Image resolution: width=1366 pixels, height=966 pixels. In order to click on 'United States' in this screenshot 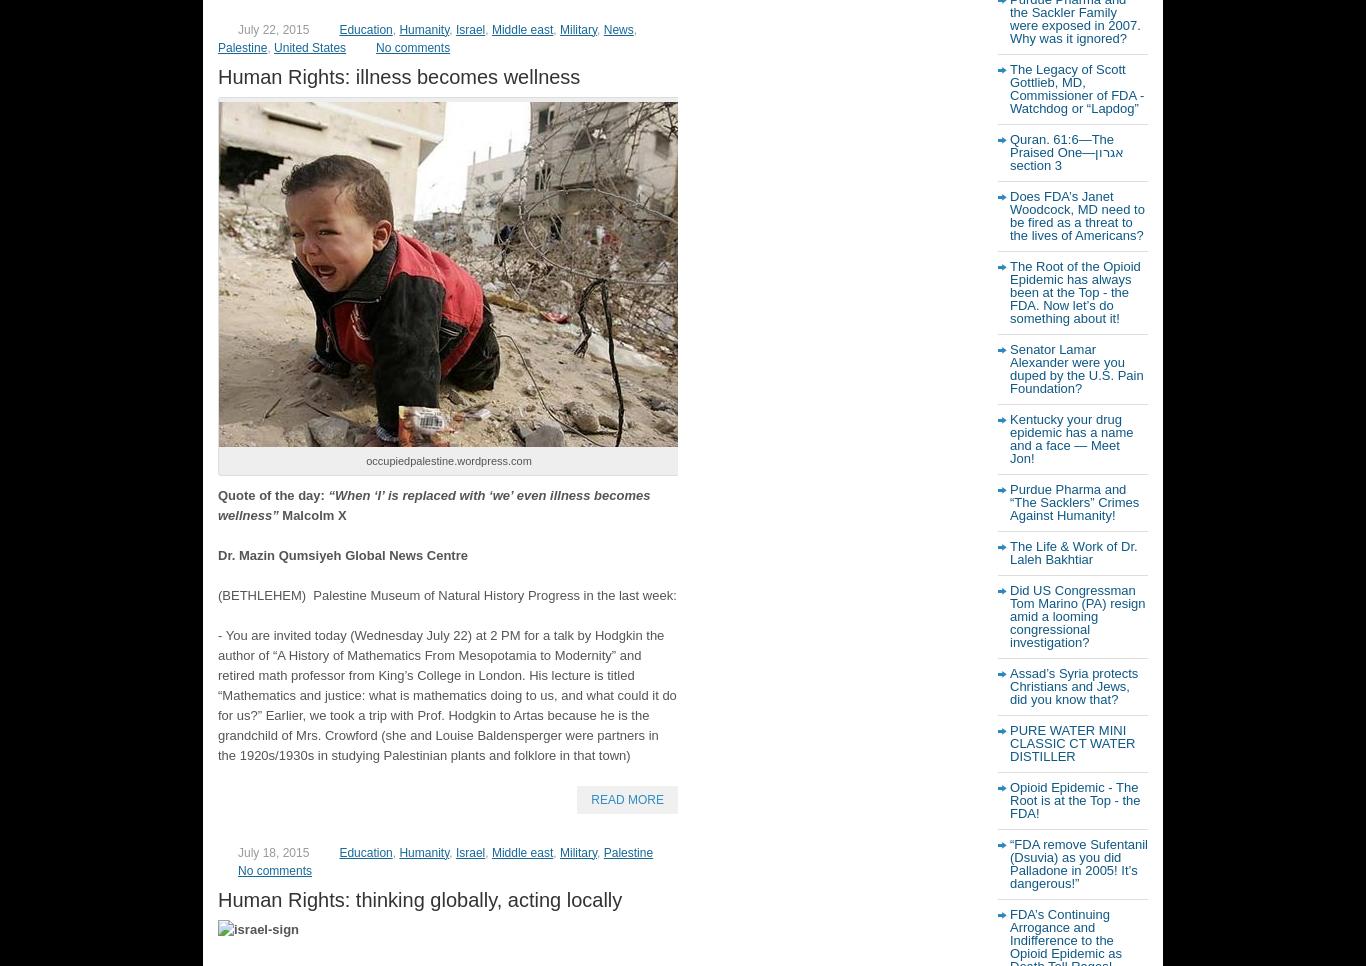, I will do `click(309, 47)`.